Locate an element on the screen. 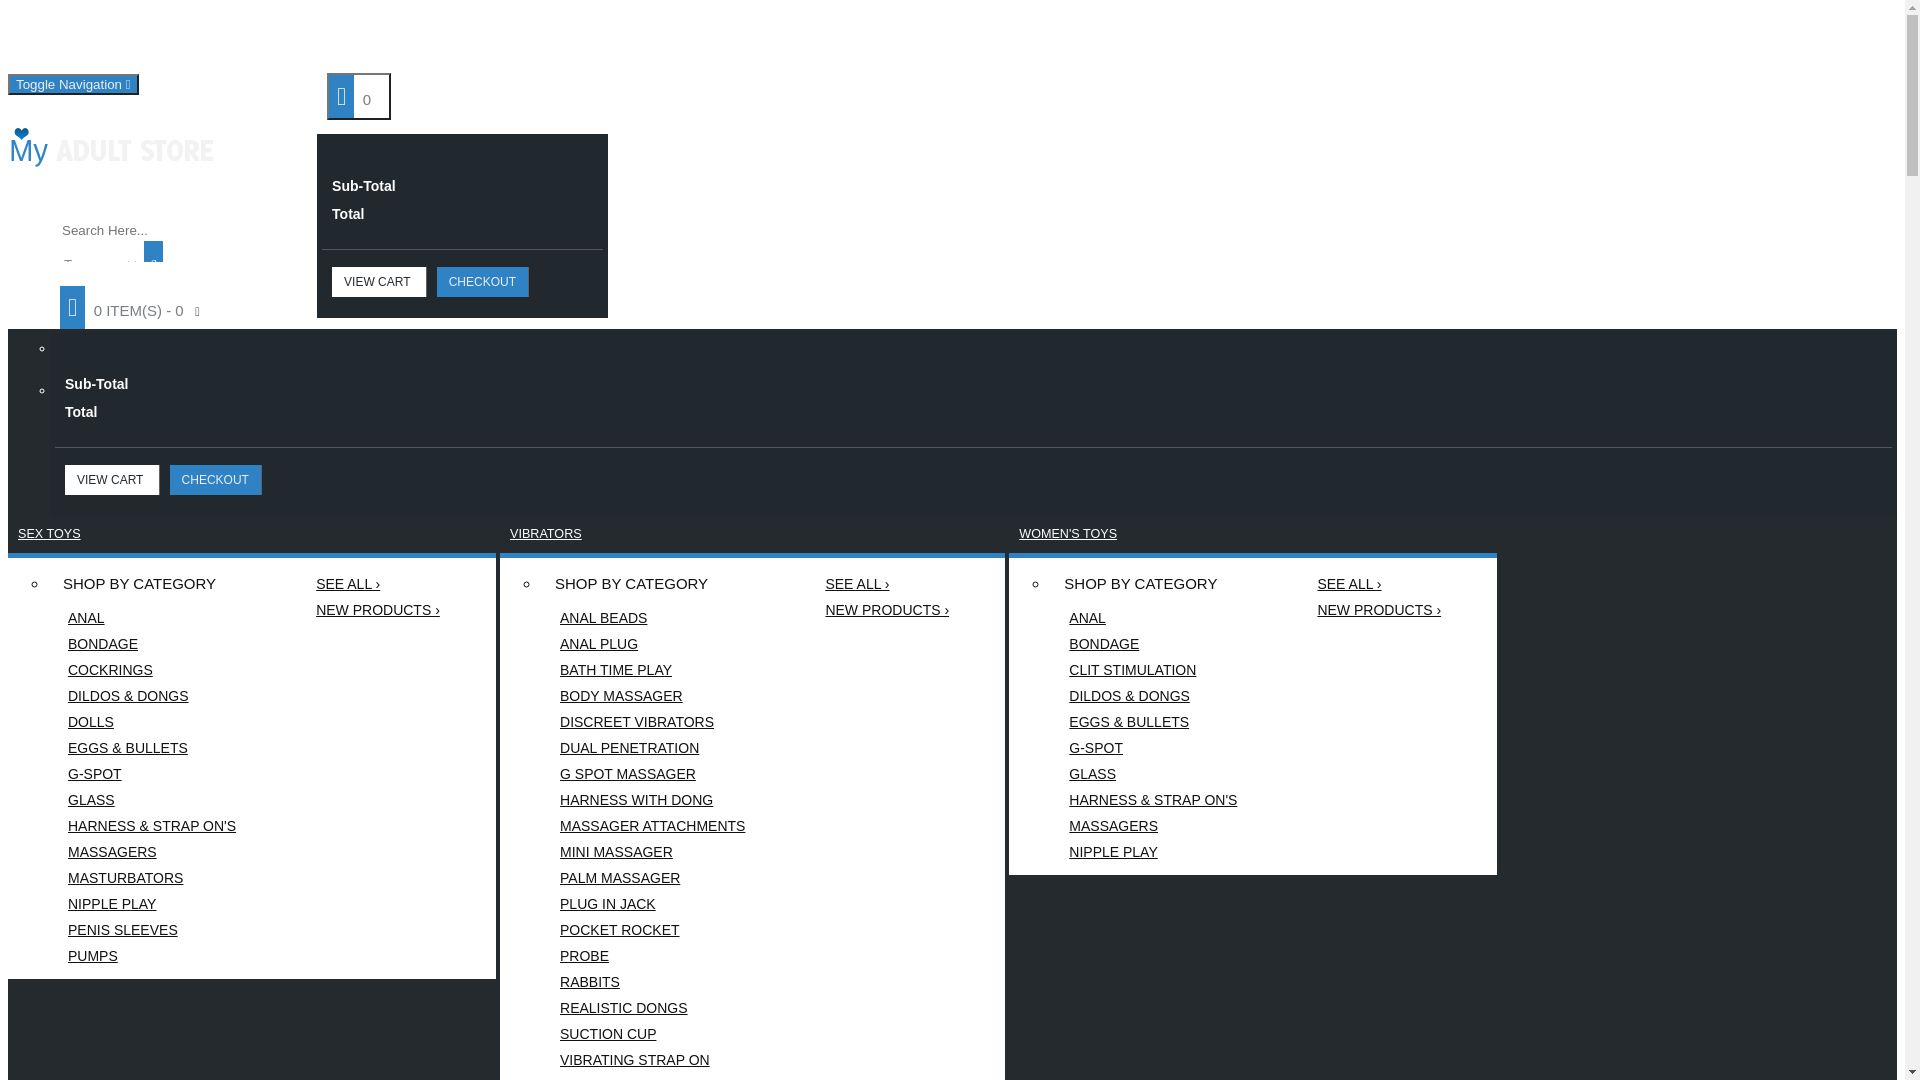 The width and height of the screenshot is (1920, 1080). 'VIBRATING STRAP ON' is located at coordinates (652, 1059).